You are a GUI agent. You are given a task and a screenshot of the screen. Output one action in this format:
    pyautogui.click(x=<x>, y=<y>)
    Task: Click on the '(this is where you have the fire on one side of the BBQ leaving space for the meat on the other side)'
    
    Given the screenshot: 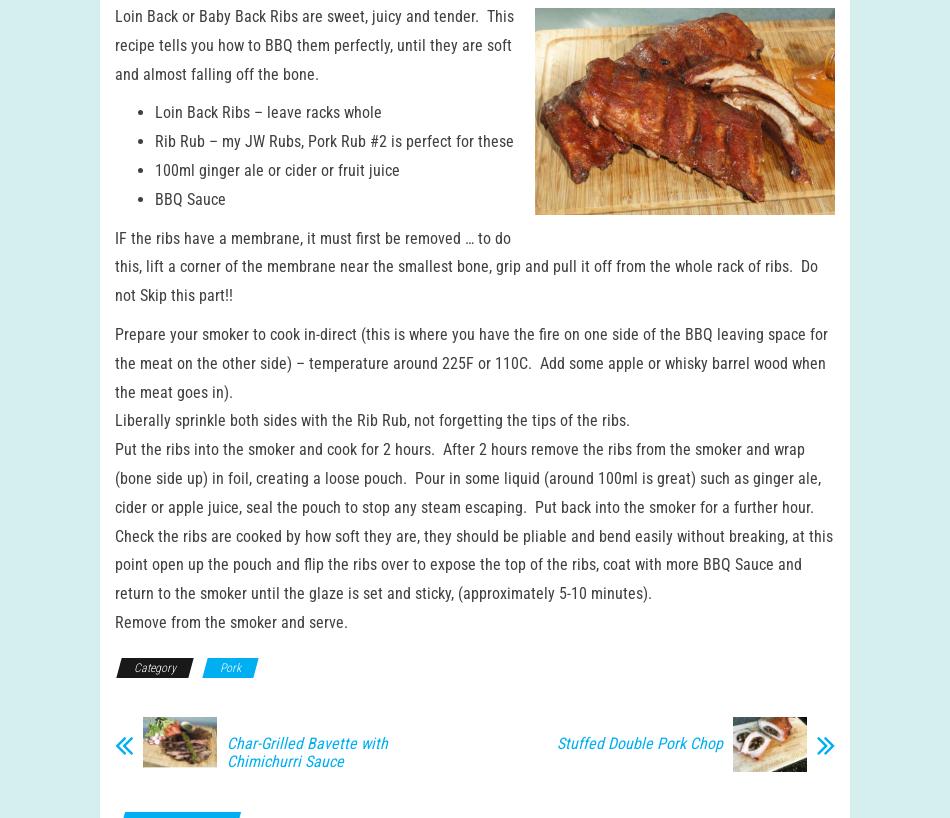 What is the action you would take?
    pyautogui.click(x=470, y=368)
    